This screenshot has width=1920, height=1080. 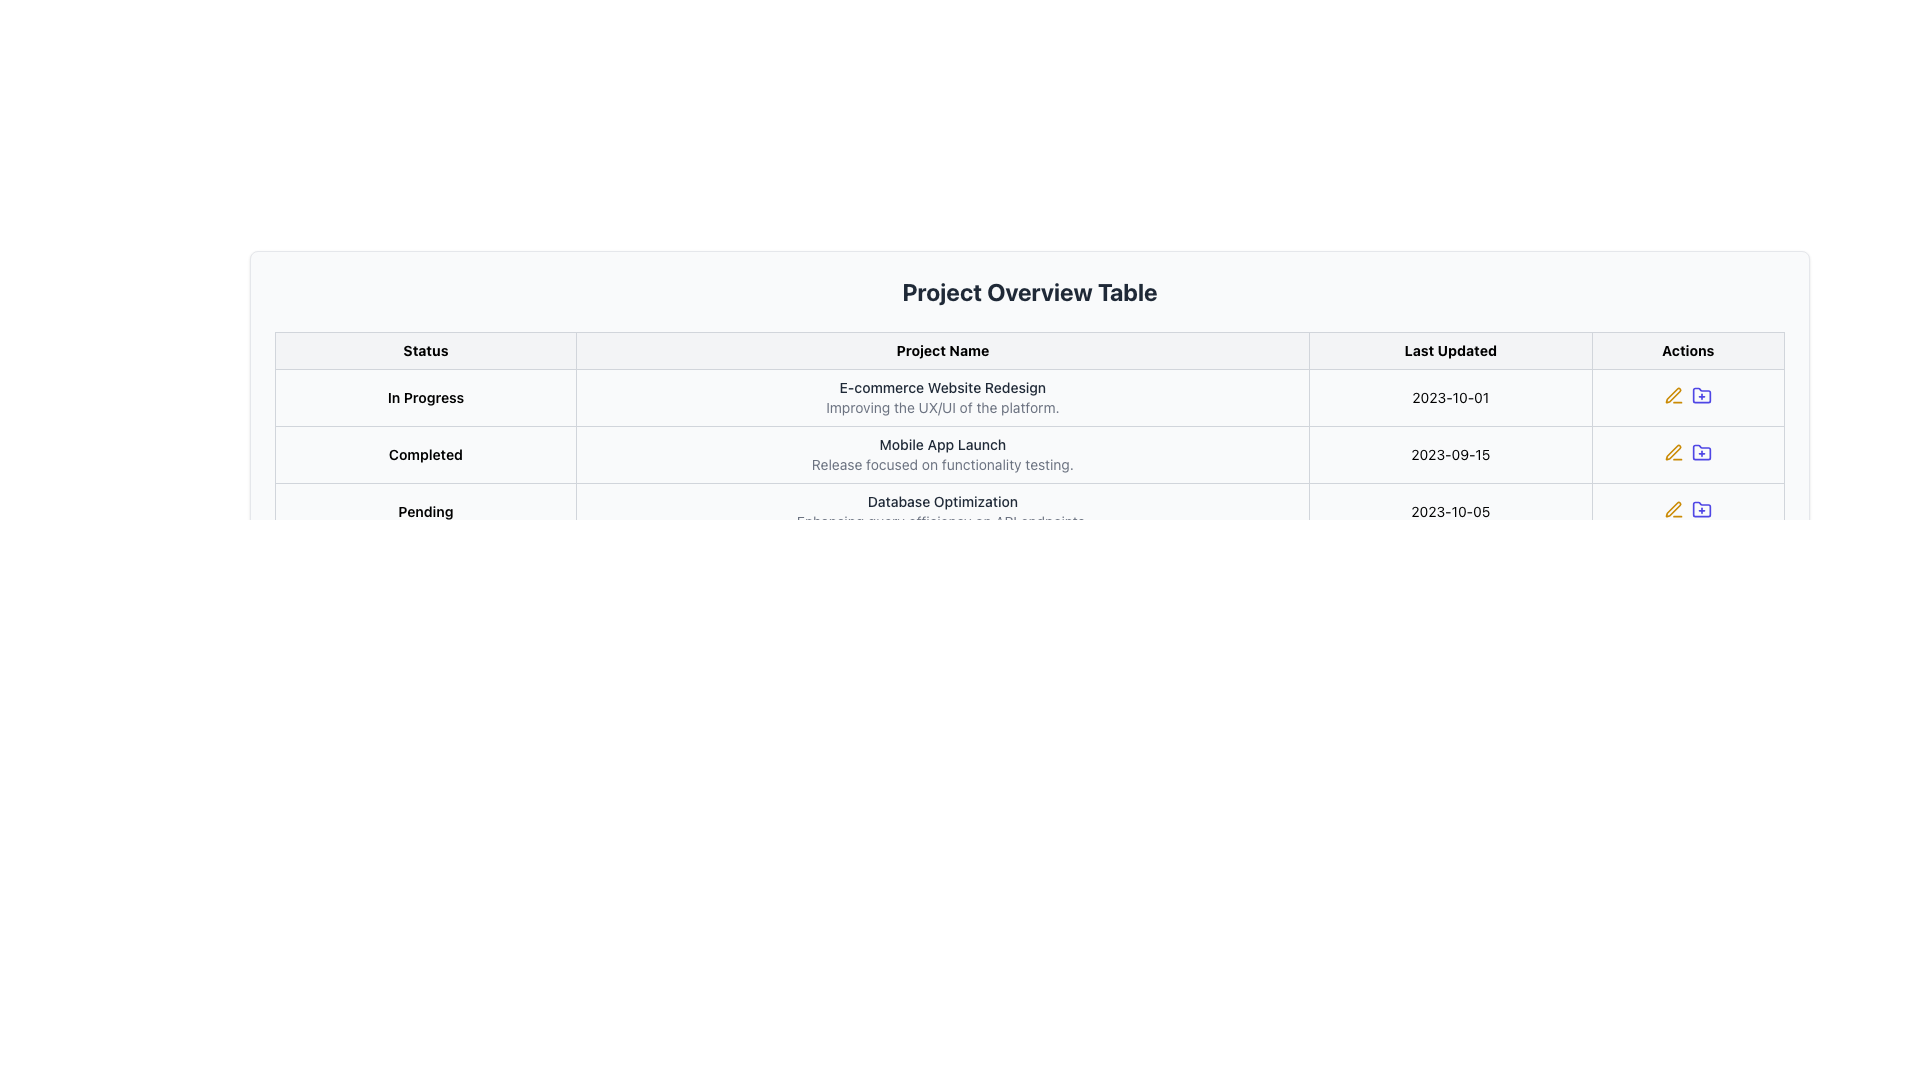 I want to click on the text 'Database Optimization' which is styled in a medium-weight font and located in the 'Project Name' column of the 'Project Overview Table', so click(x=941, y=500).